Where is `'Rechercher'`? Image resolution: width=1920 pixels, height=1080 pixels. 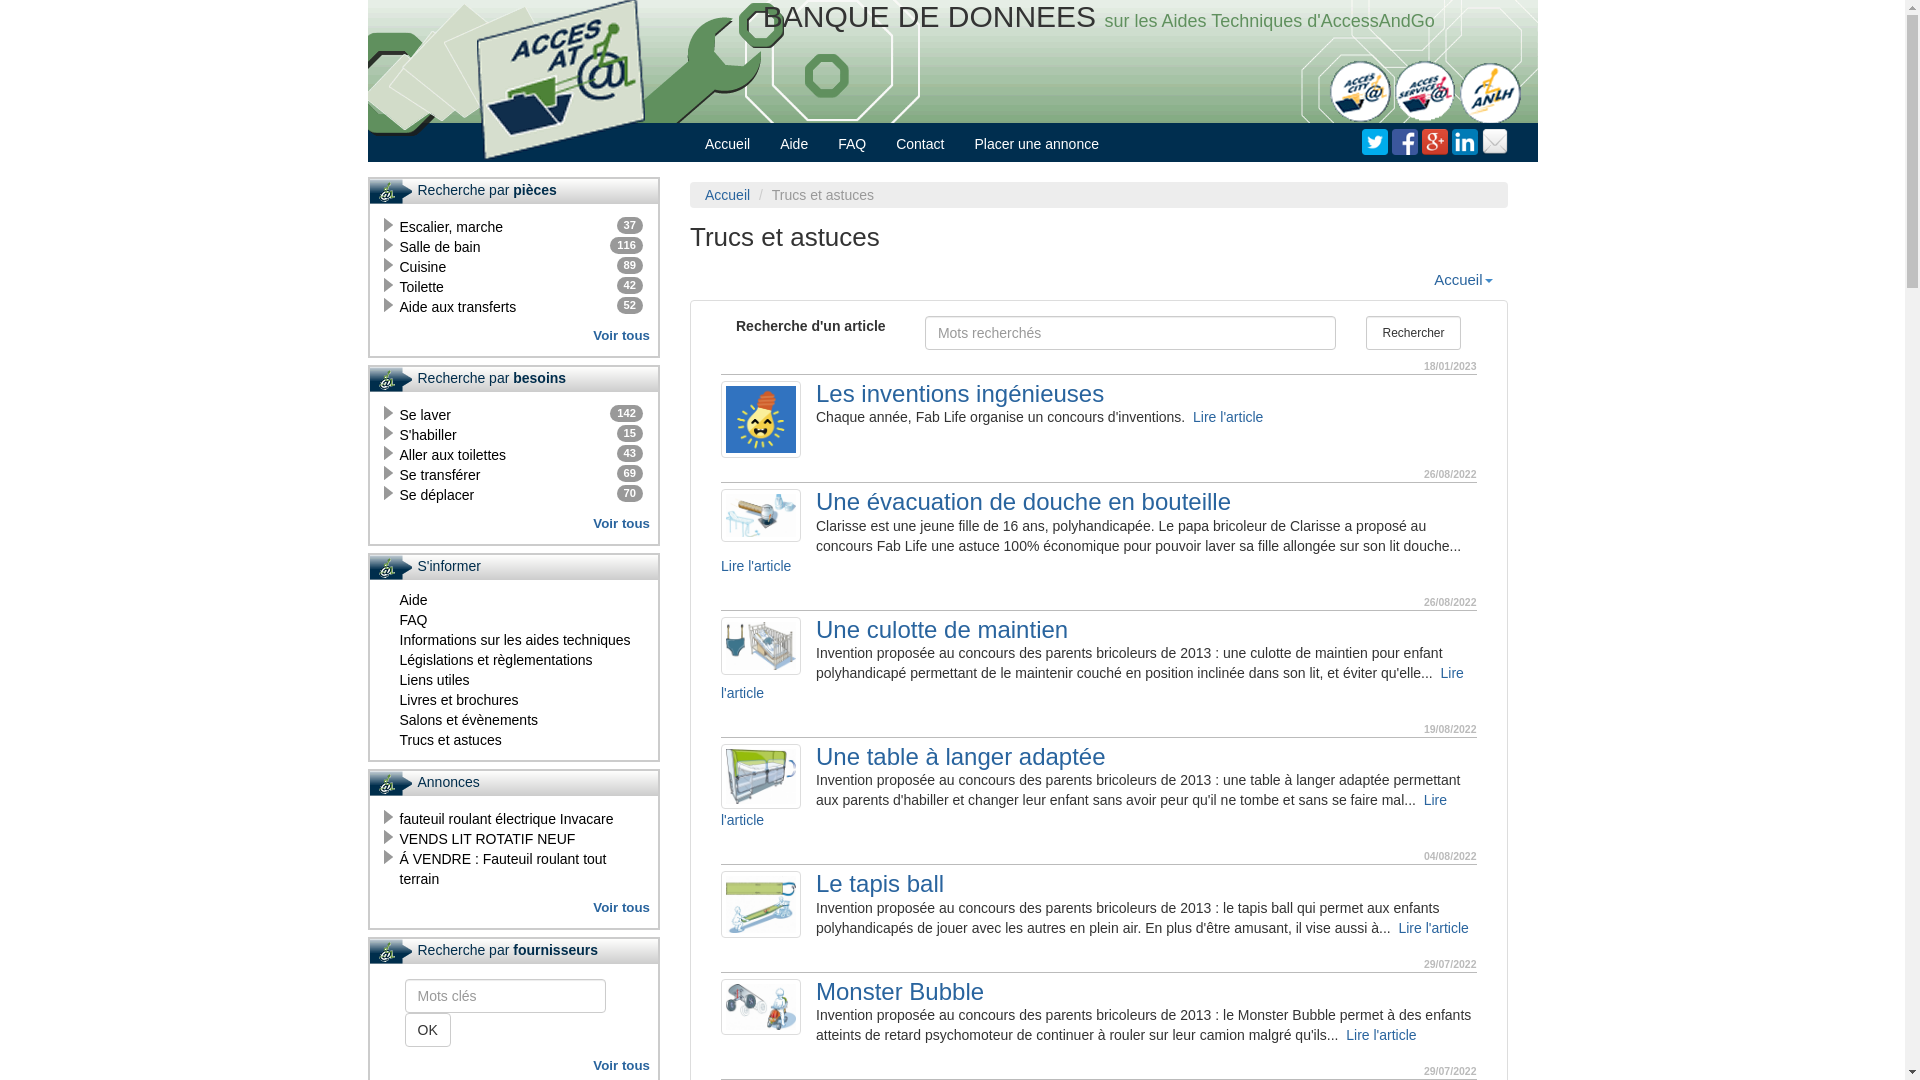
'Rechercher' is located at coordinates (1365, 331).